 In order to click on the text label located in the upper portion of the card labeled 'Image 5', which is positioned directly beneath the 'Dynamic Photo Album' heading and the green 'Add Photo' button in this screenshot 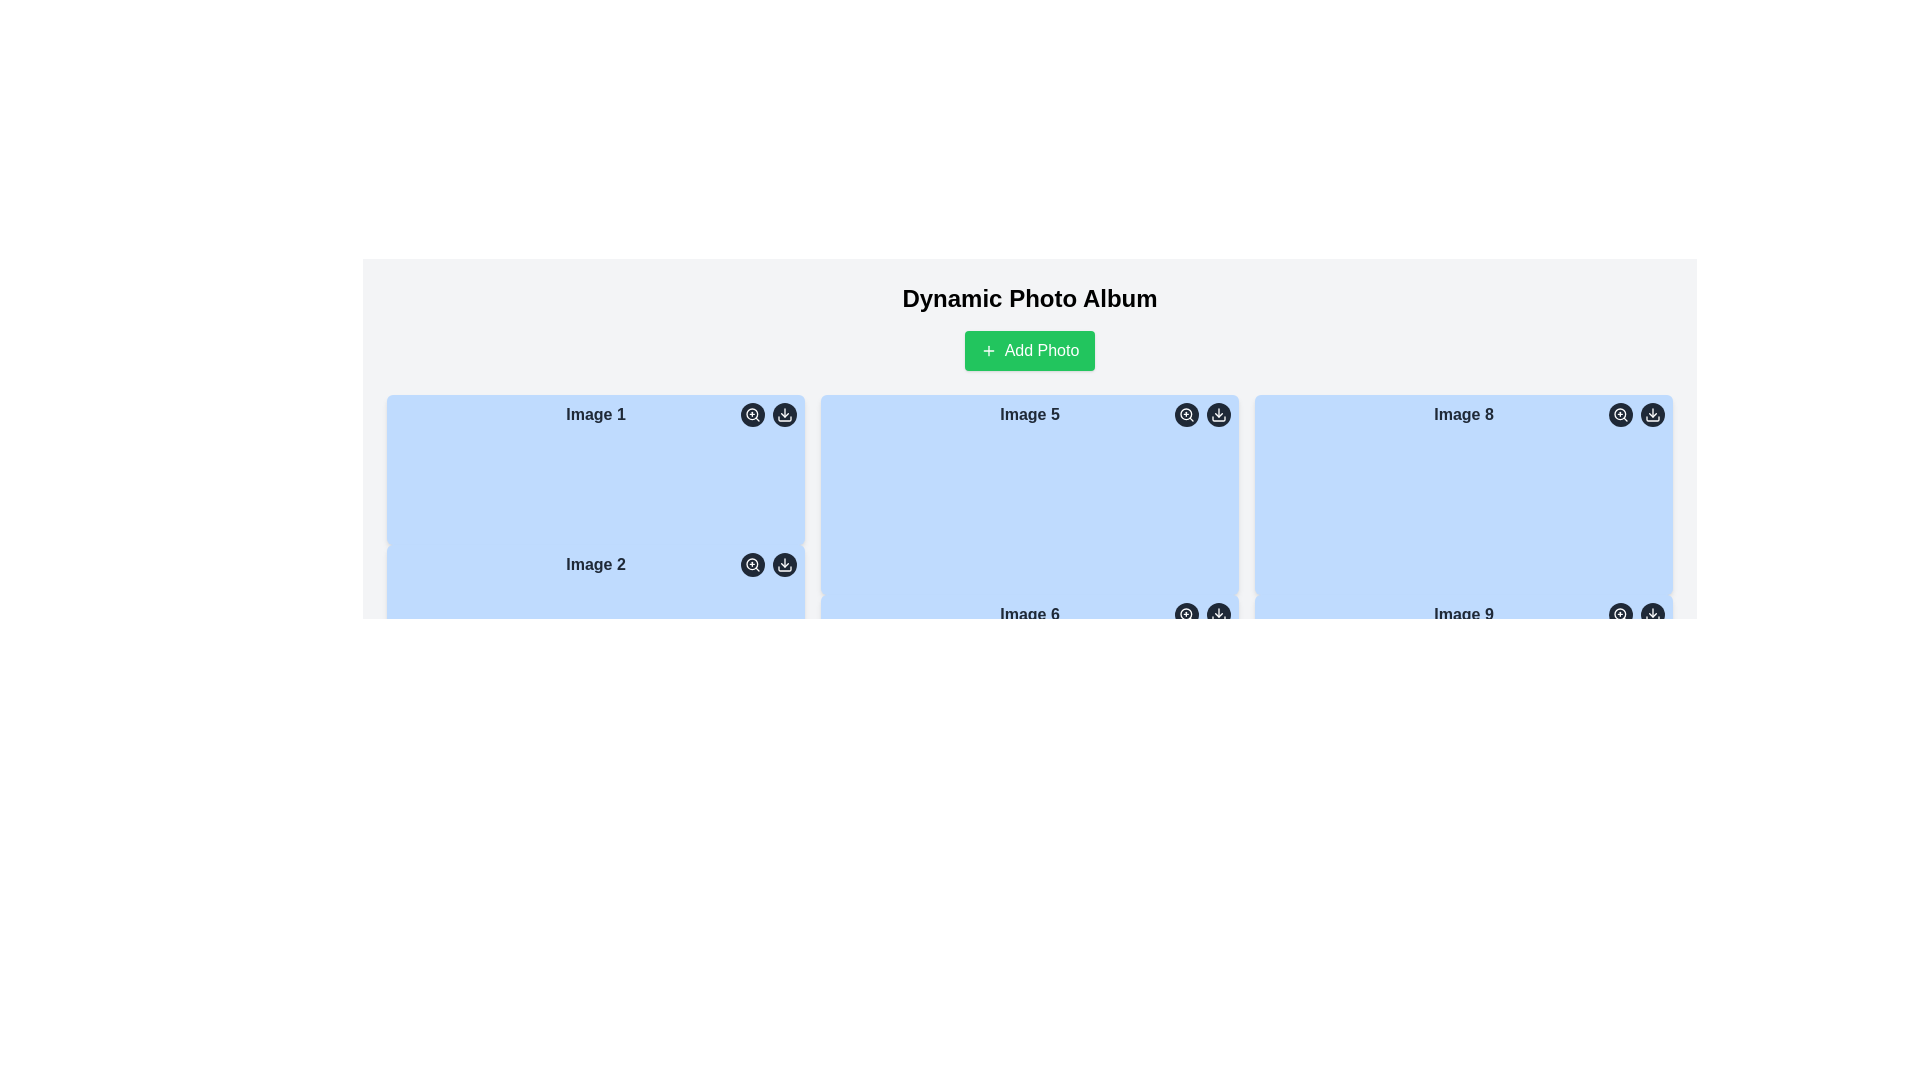, I will do `click(1030, 414)`.